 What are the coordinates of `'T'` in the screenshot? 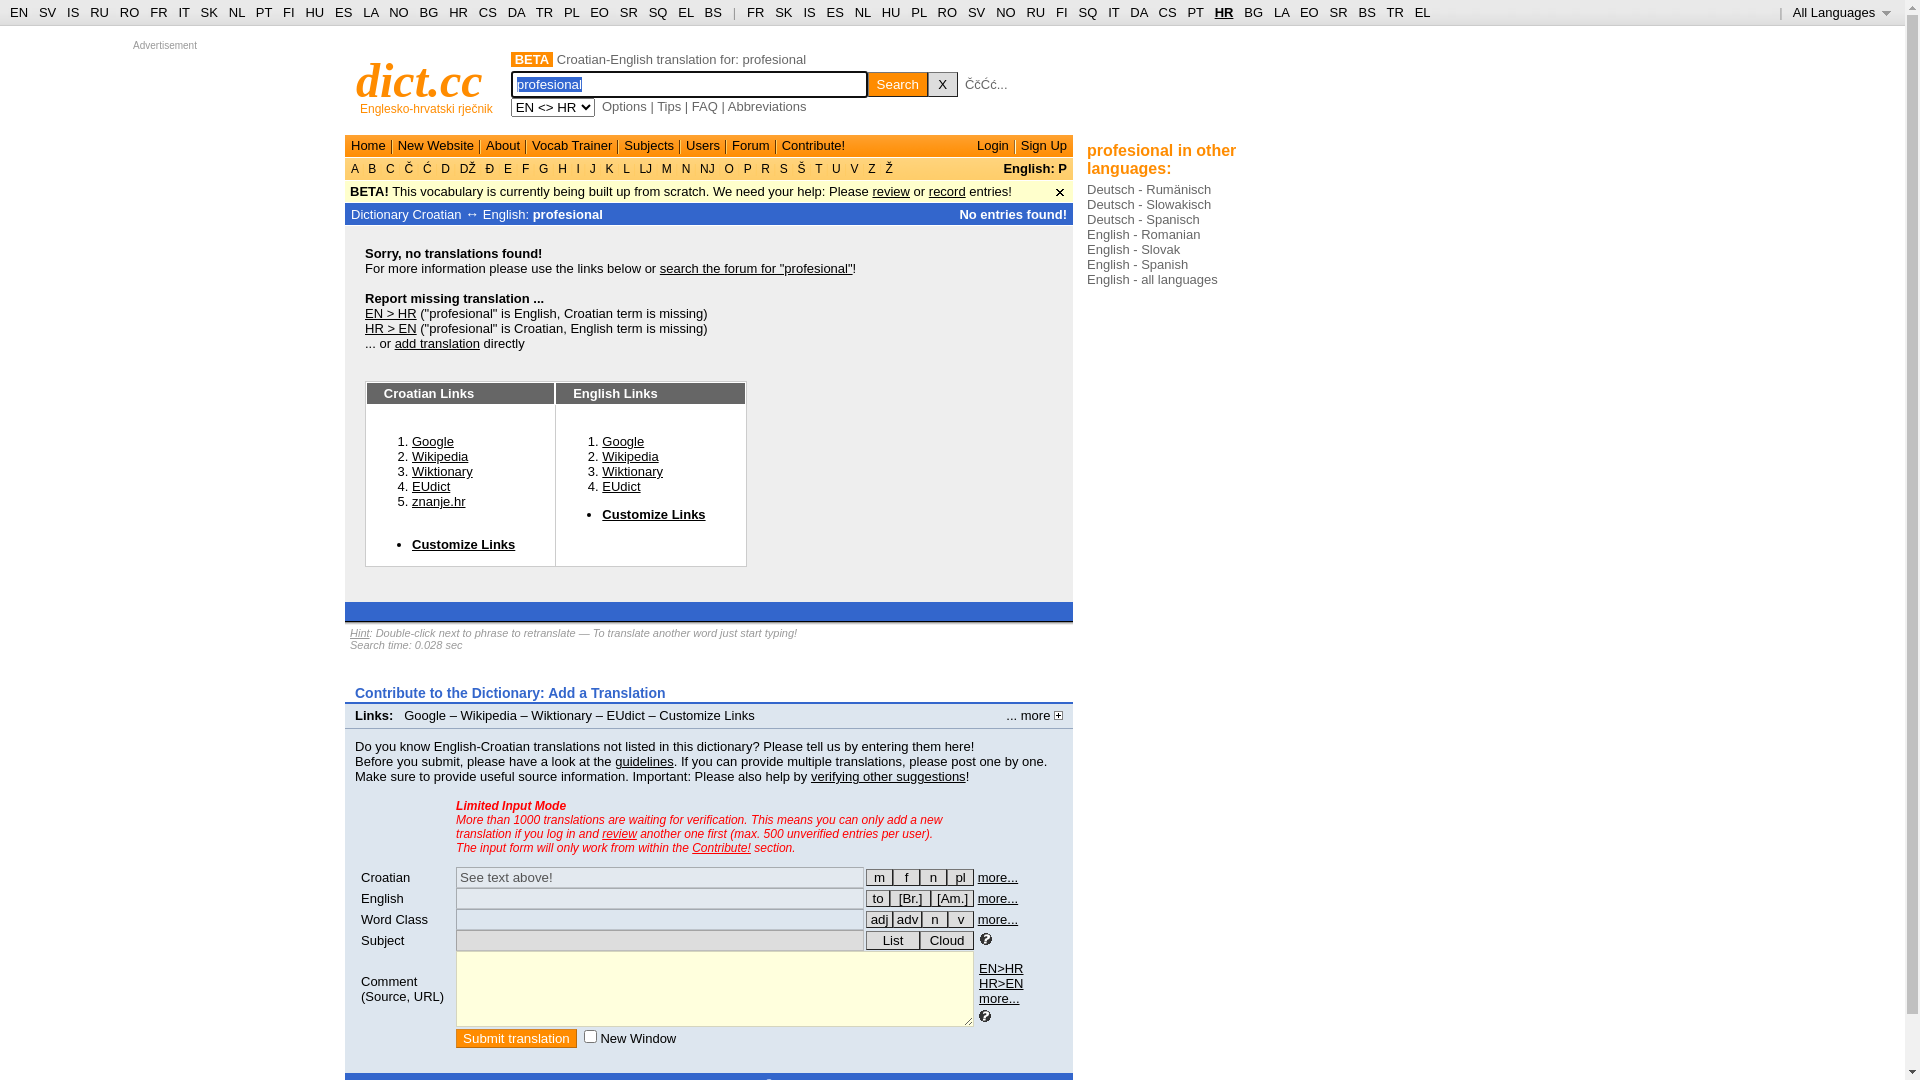 It's located at (819, 168).